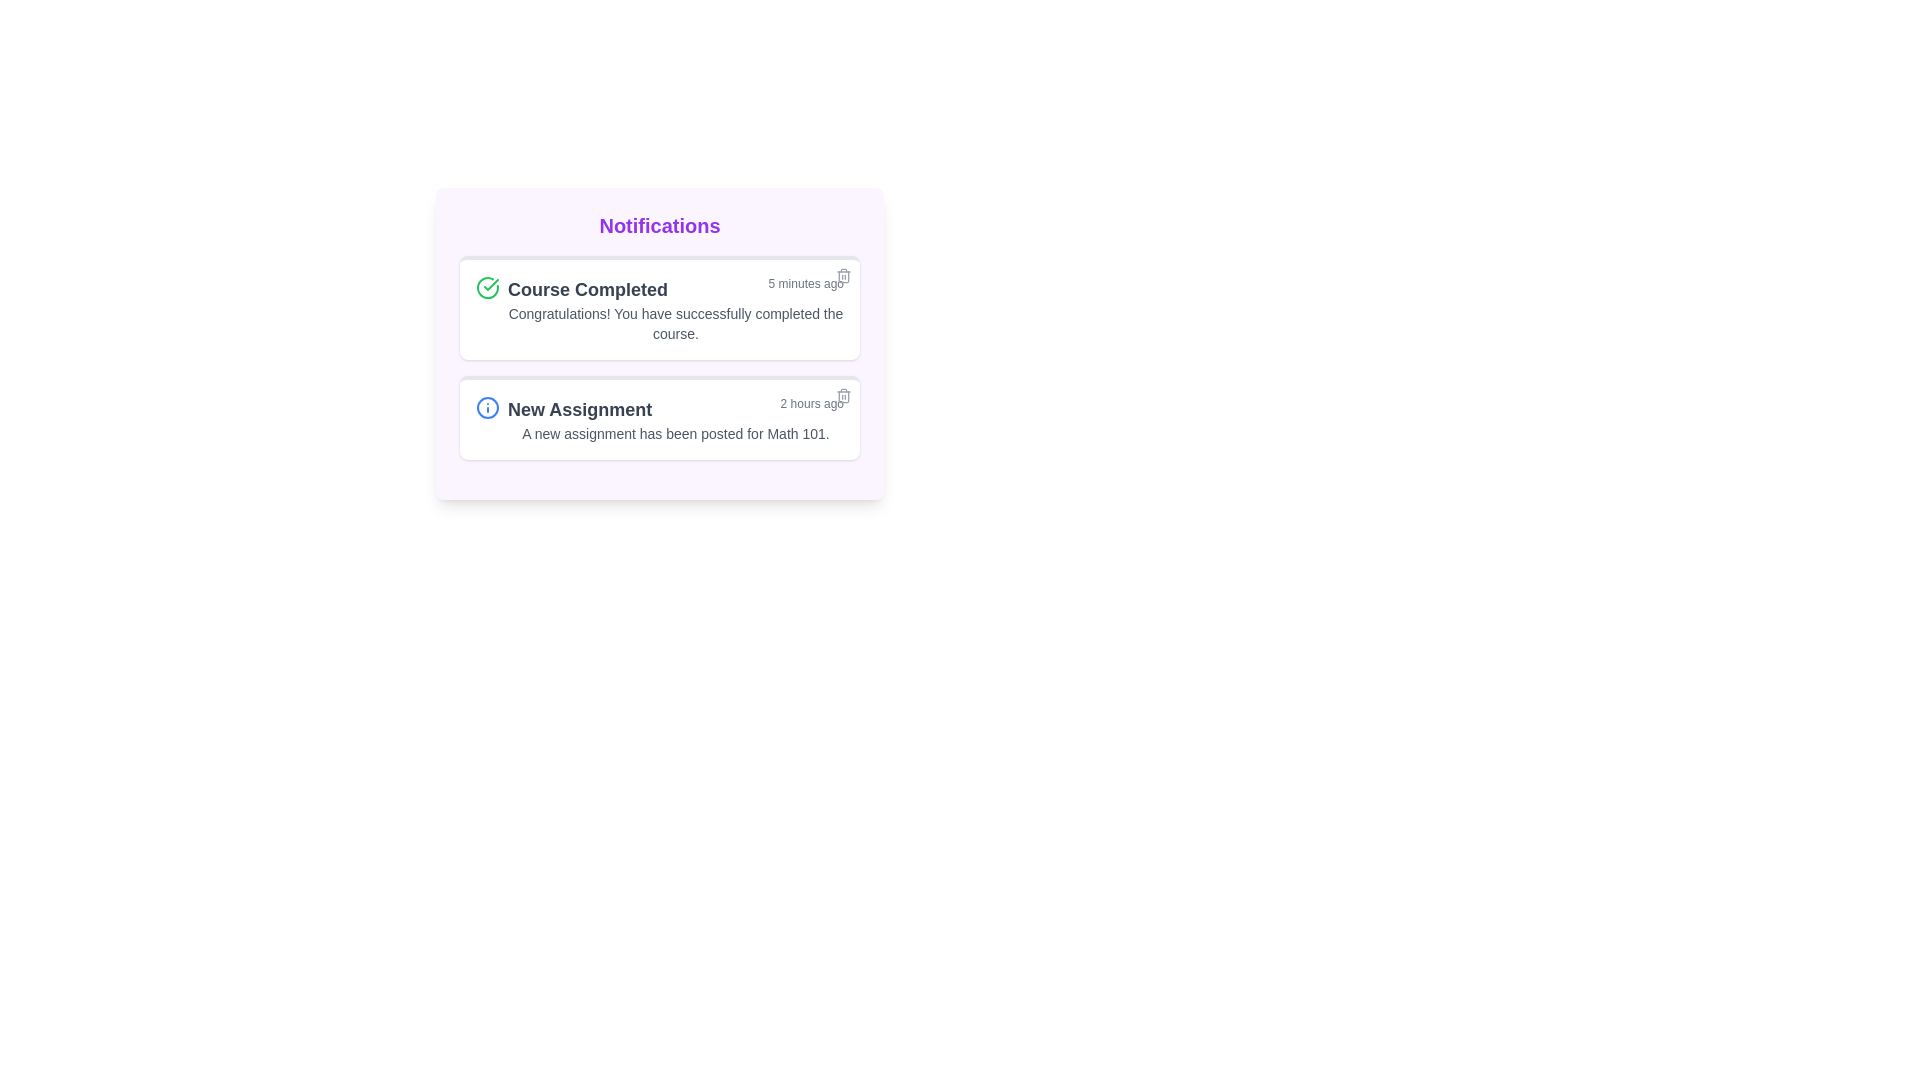  Describe the element at coordinates (844, 396) in the screenshot. I see `the delete icon button located at the top-right corner of the 'New Assignment' notification` at that location.